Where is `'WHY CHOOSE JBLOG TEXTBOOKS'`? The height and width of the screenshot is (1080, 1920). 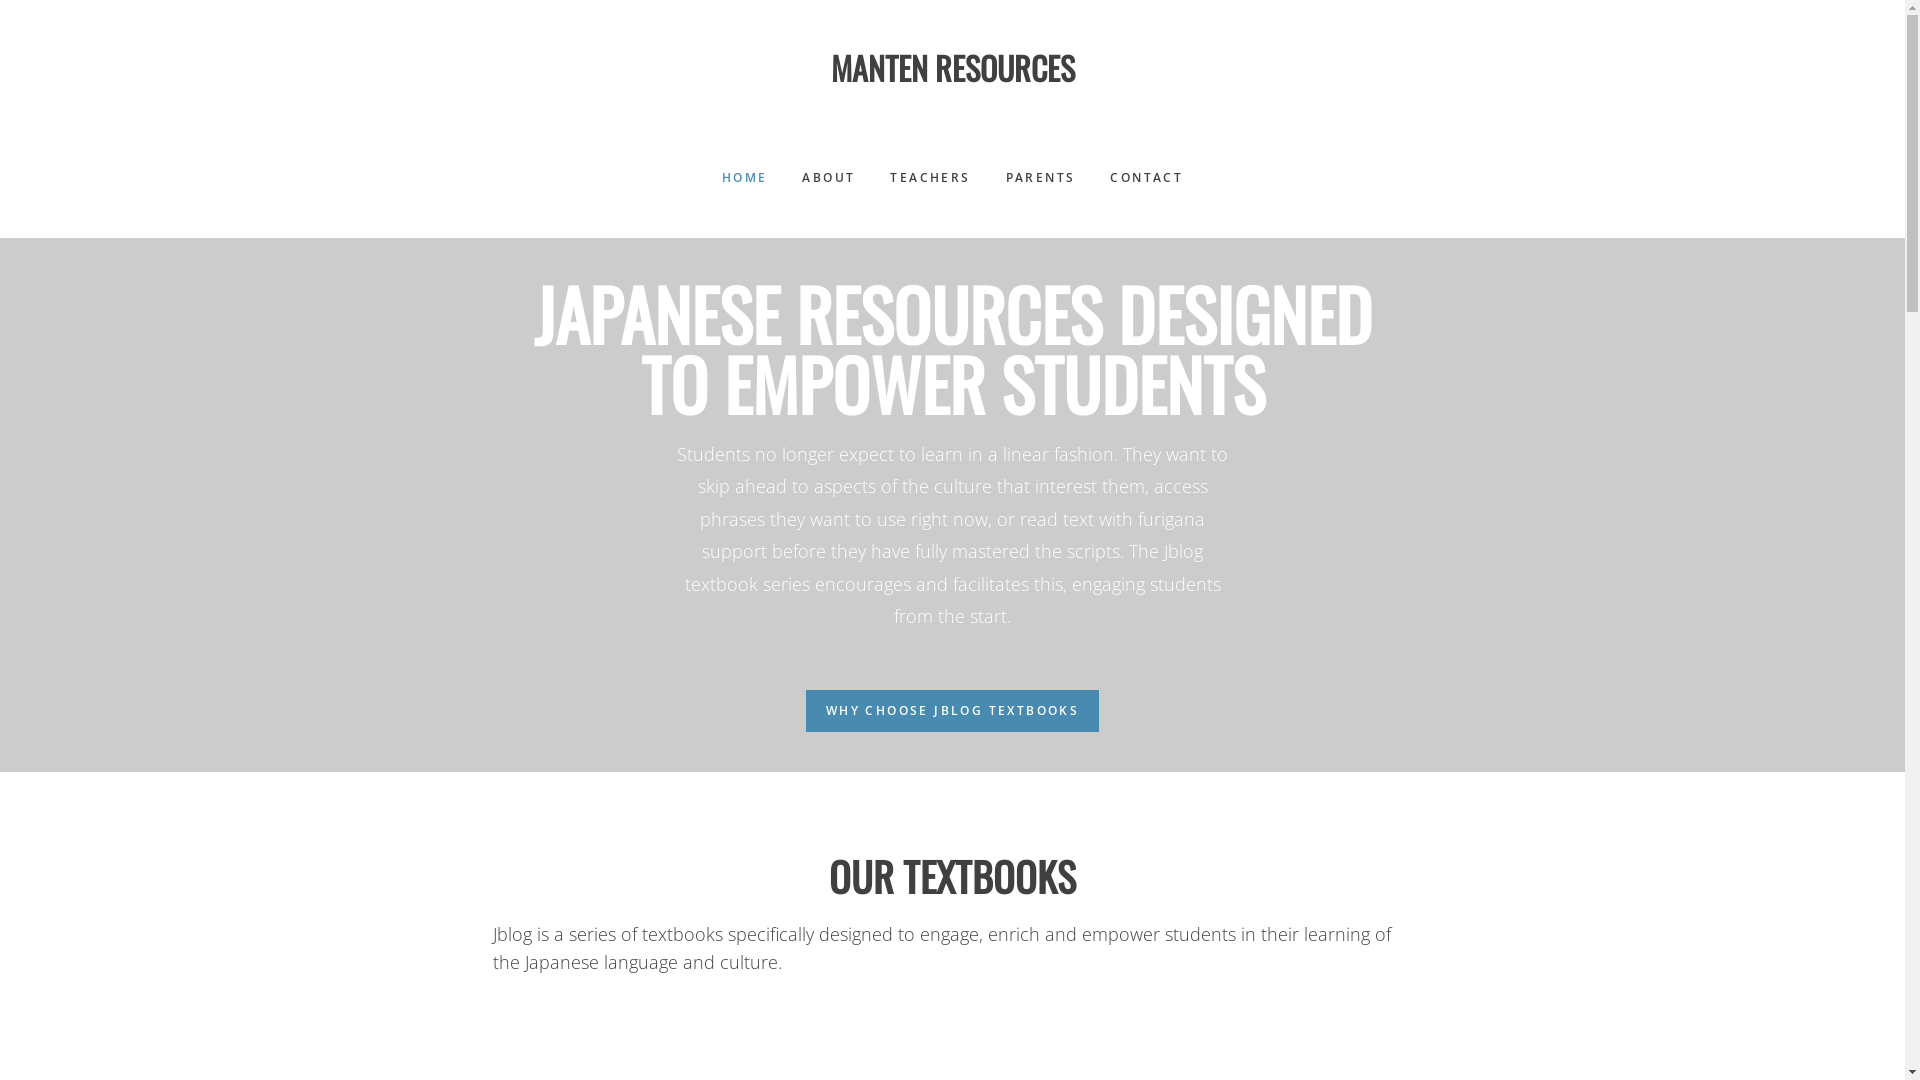 'WHY CHOOSE JBLOG TEXTBOOKS' is located at coordinates (951, 709).